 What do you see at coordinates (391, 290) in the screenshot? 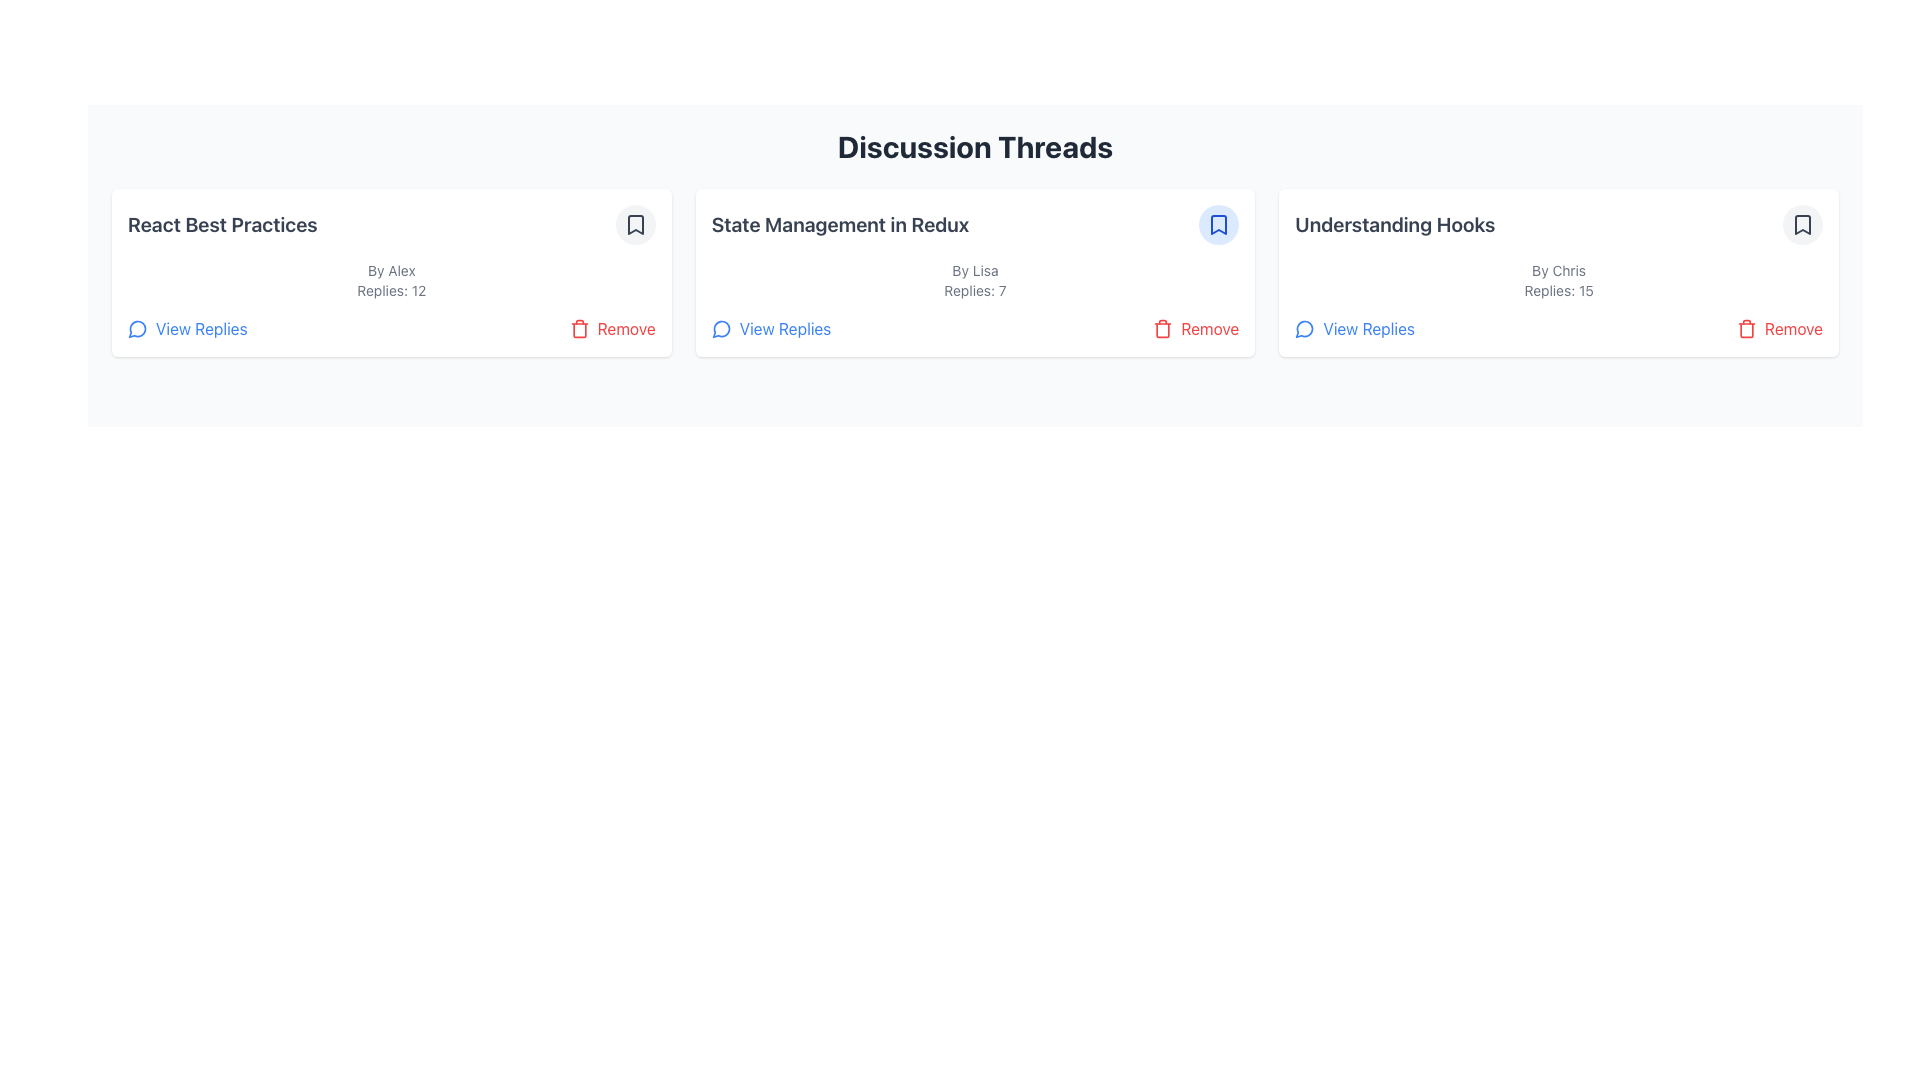
I see `the text label displaying 'Replies: 12' located within the 'React Best Practices' card, positioned below 'By Alex' and above 'View Replies' and 'Remove' actions` at bounding box center [391, 290].